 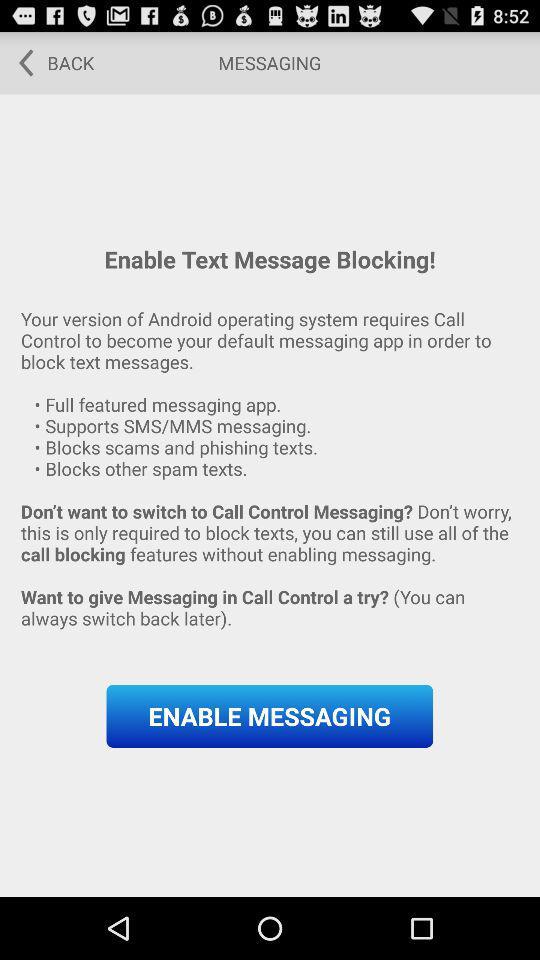 I want to click on enable messaging item, so click(x=269, y=716).